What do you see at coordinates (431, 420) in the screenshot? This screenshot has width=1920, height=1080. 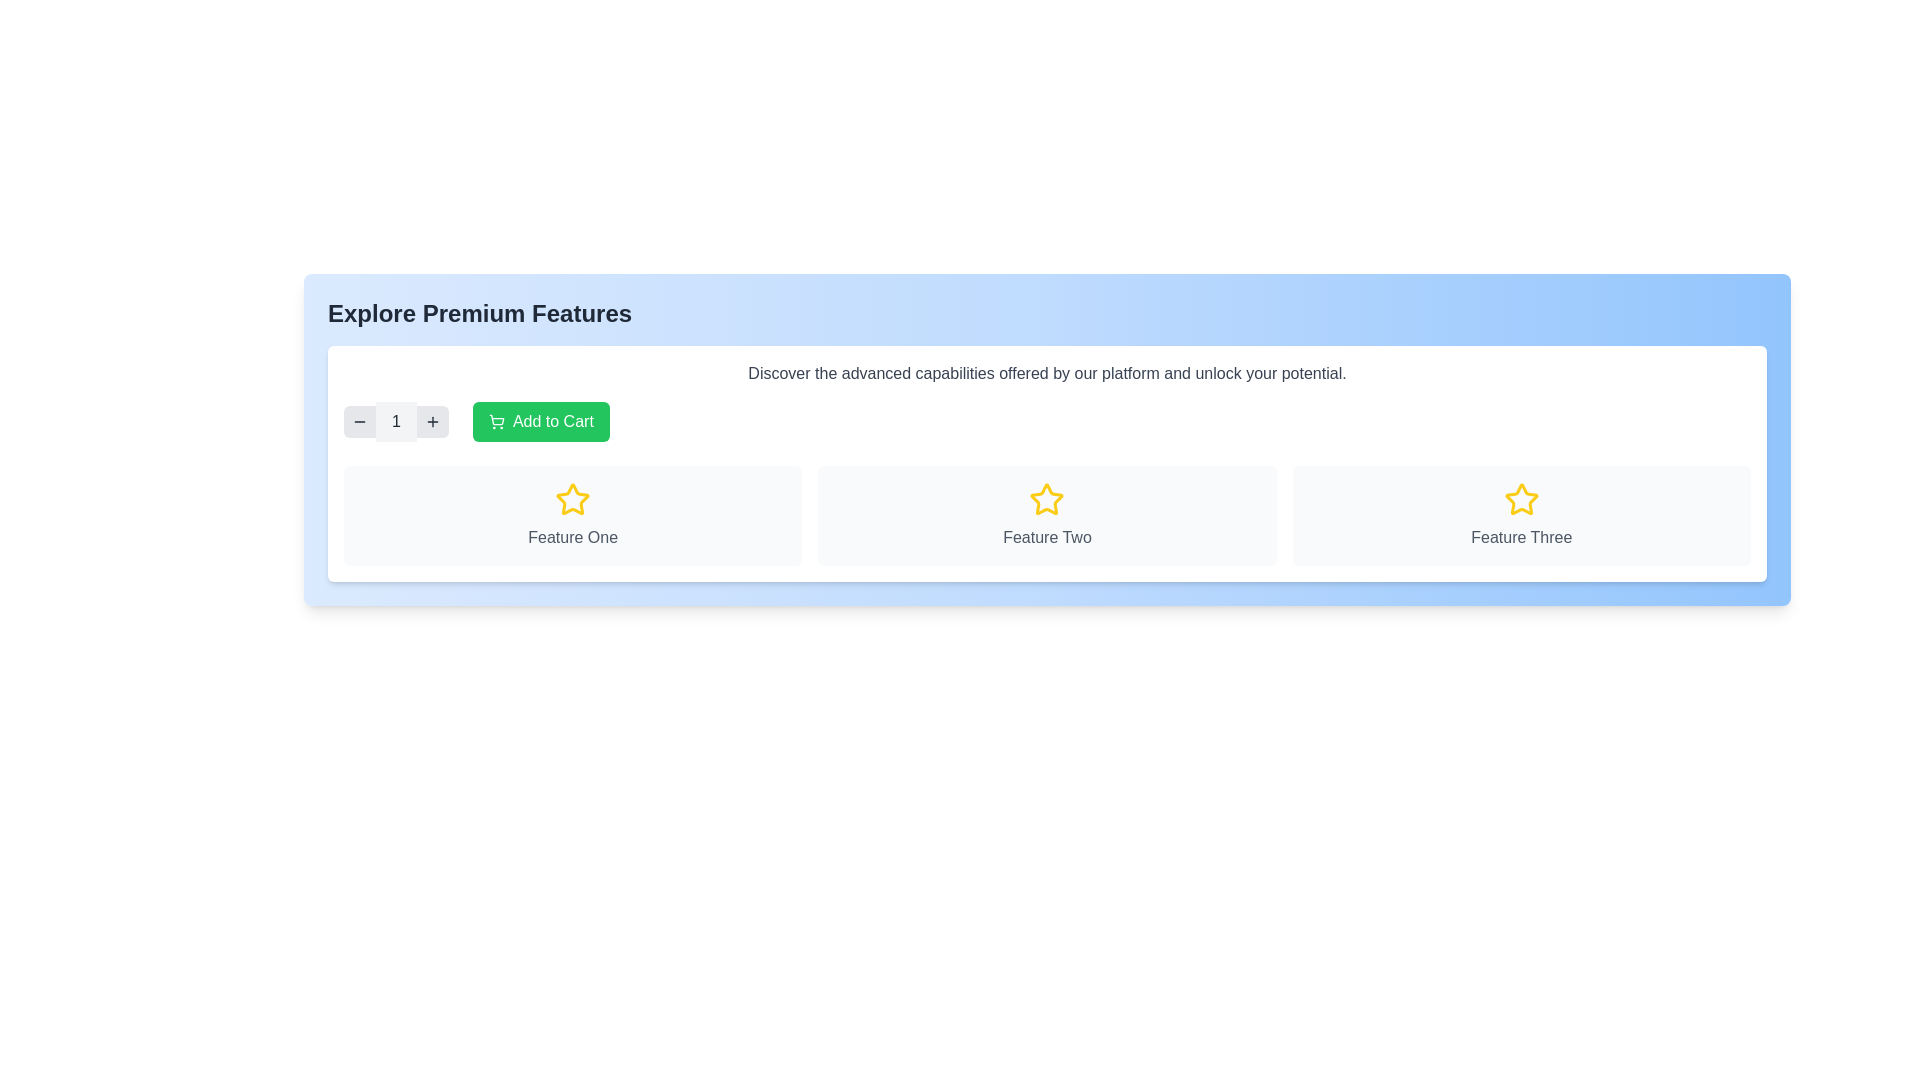 I see `the increment button located in the top-left segment of the interface under the 'Explore Premium Features' section, which is positioned immediately to the right of the decrement button and to the left of the numeric input box` at bounding box center [431, 420].